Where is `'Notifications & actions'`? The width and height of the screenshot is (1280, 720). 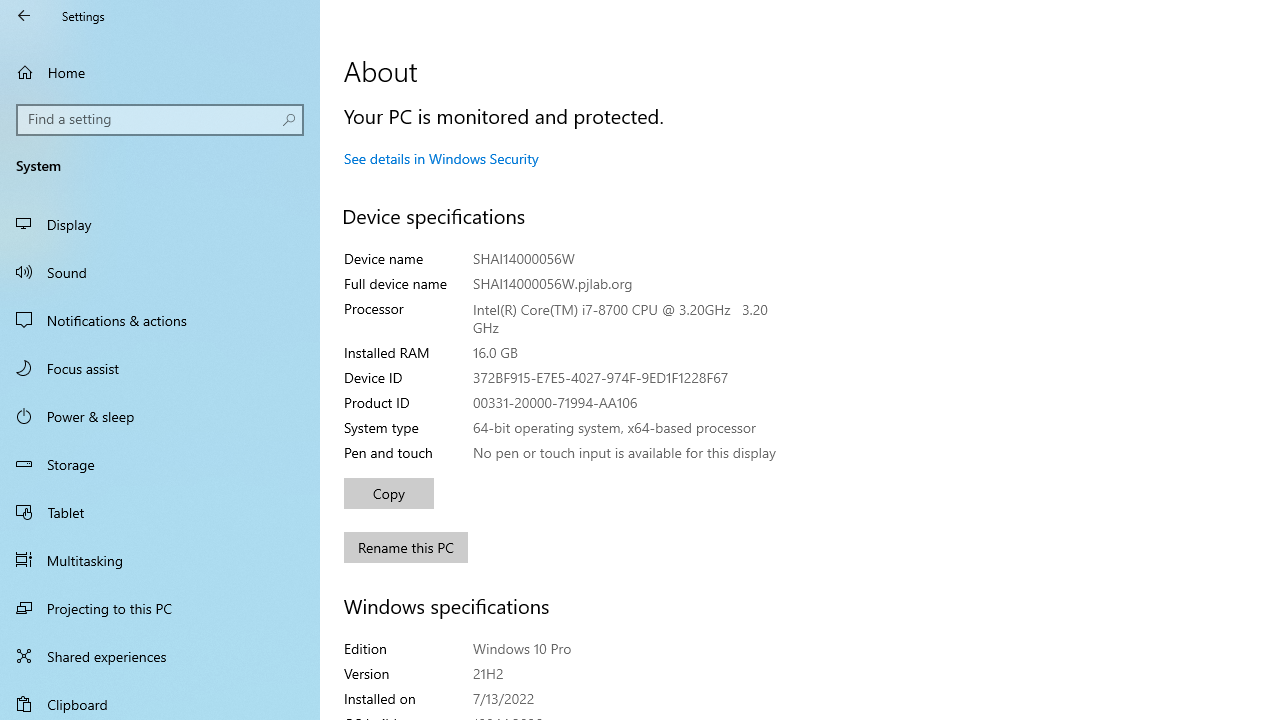 'Notifications & actions' is located at coordinates (160, 319).